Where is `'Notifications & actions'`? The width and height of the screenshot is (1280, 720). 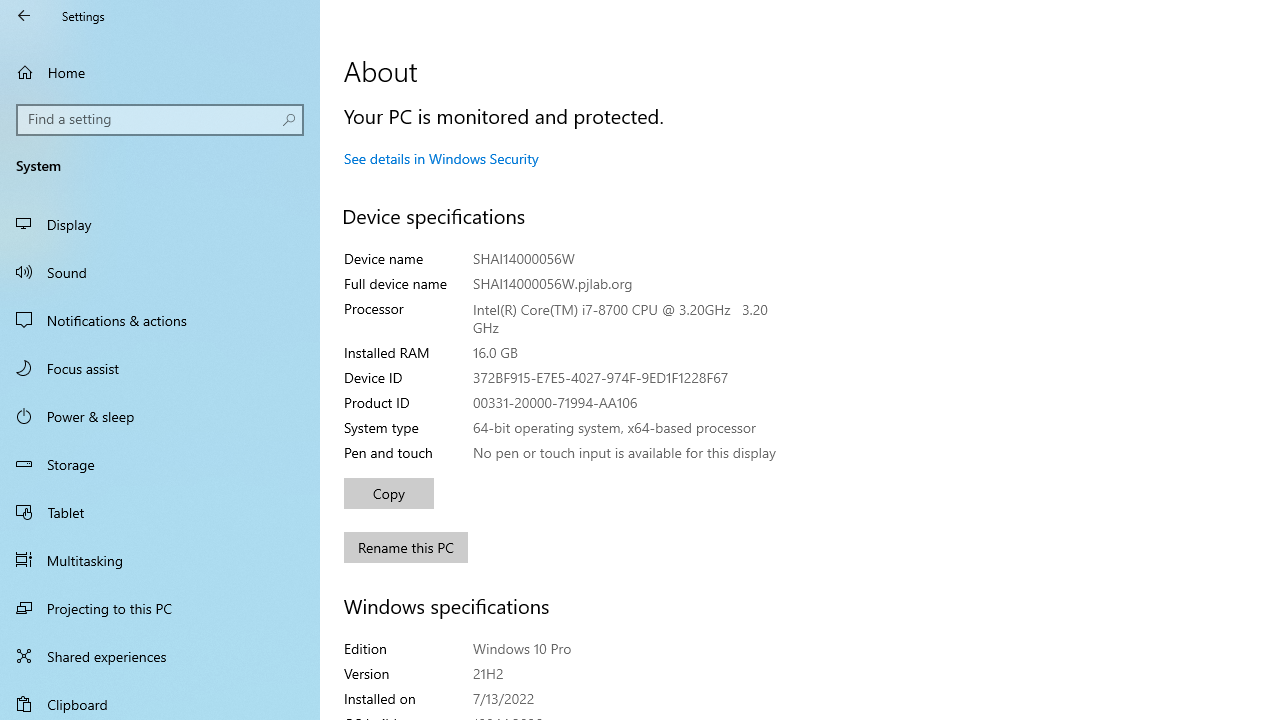 'Notifications & actions' is located at coordinates (160, 319).